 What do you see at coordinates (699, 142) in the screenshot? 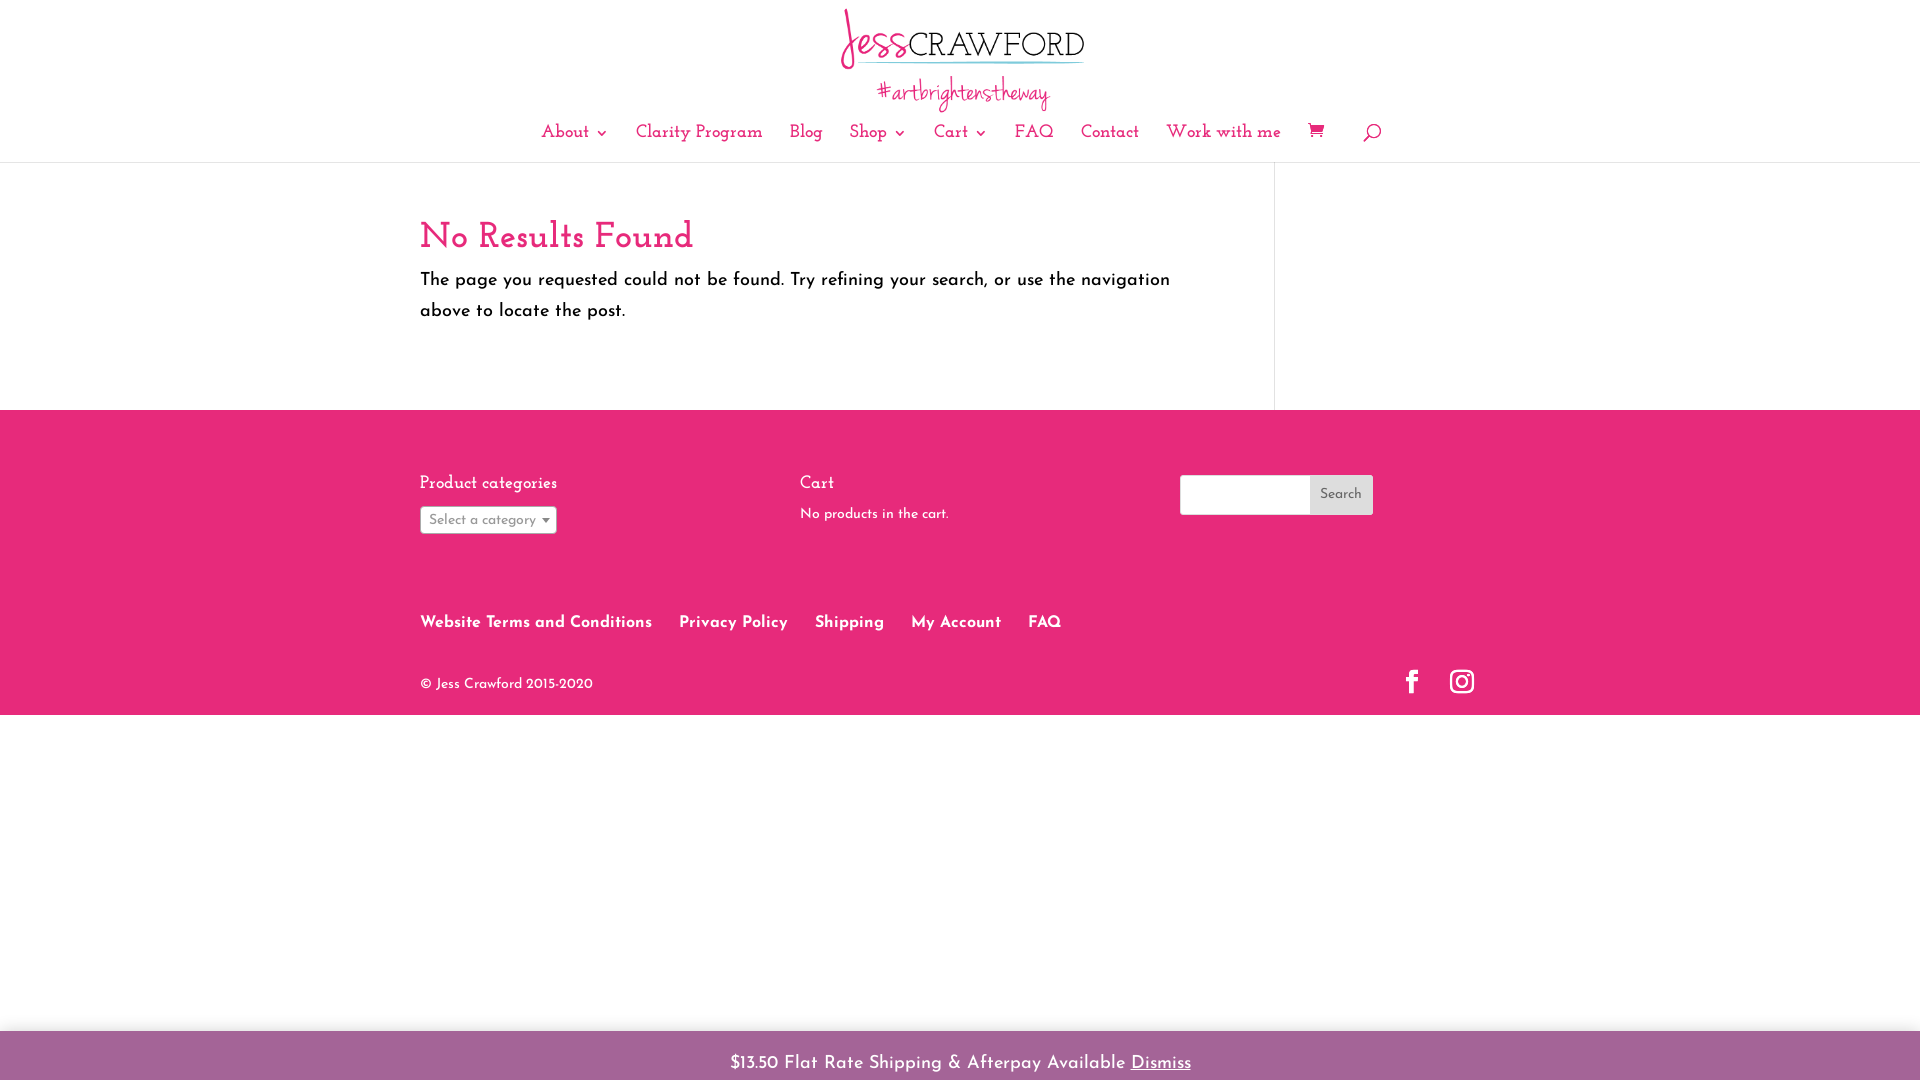
I see `'Clarity Program'` at bounding box center [699, 142].